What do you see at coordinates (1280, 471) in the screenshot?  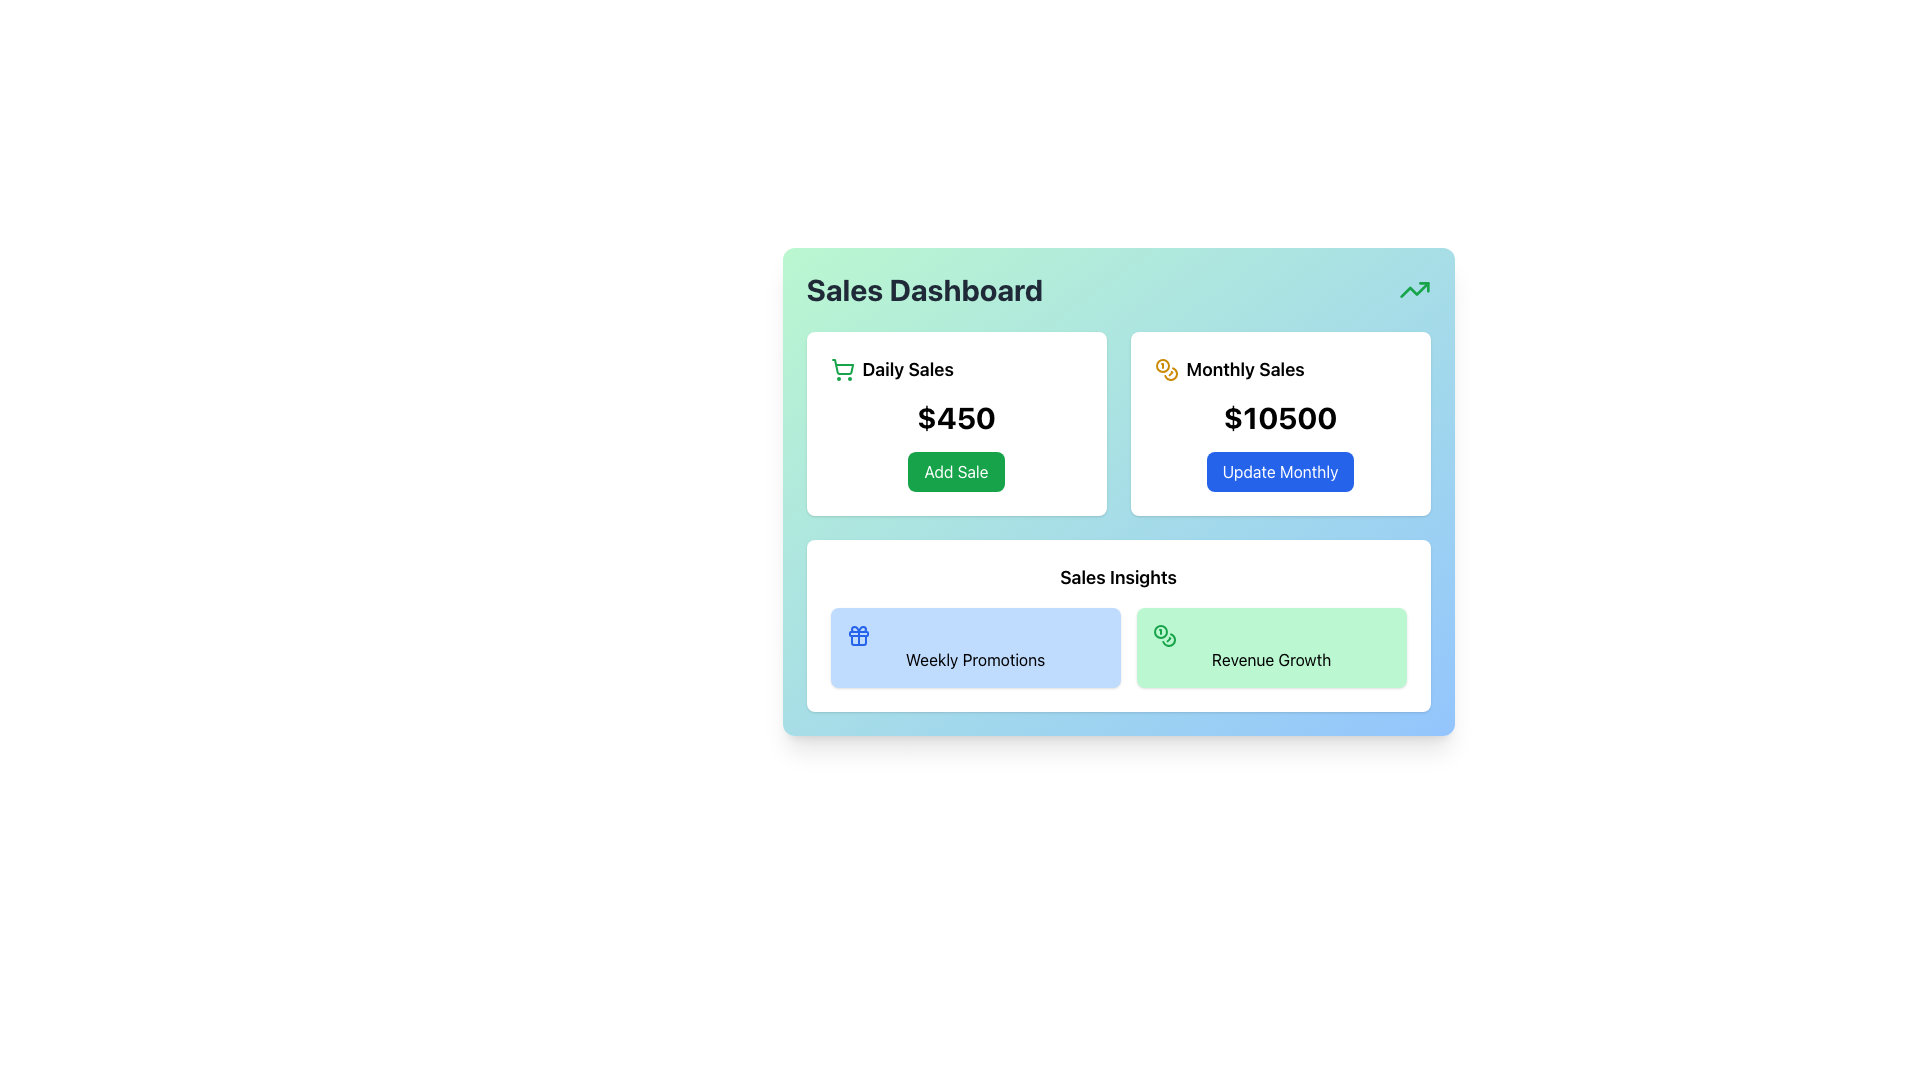 I see `the update button located at the bottom of the 'Monthly Sales' card, which triggers hover effects` at bounding box center [1280, 471].